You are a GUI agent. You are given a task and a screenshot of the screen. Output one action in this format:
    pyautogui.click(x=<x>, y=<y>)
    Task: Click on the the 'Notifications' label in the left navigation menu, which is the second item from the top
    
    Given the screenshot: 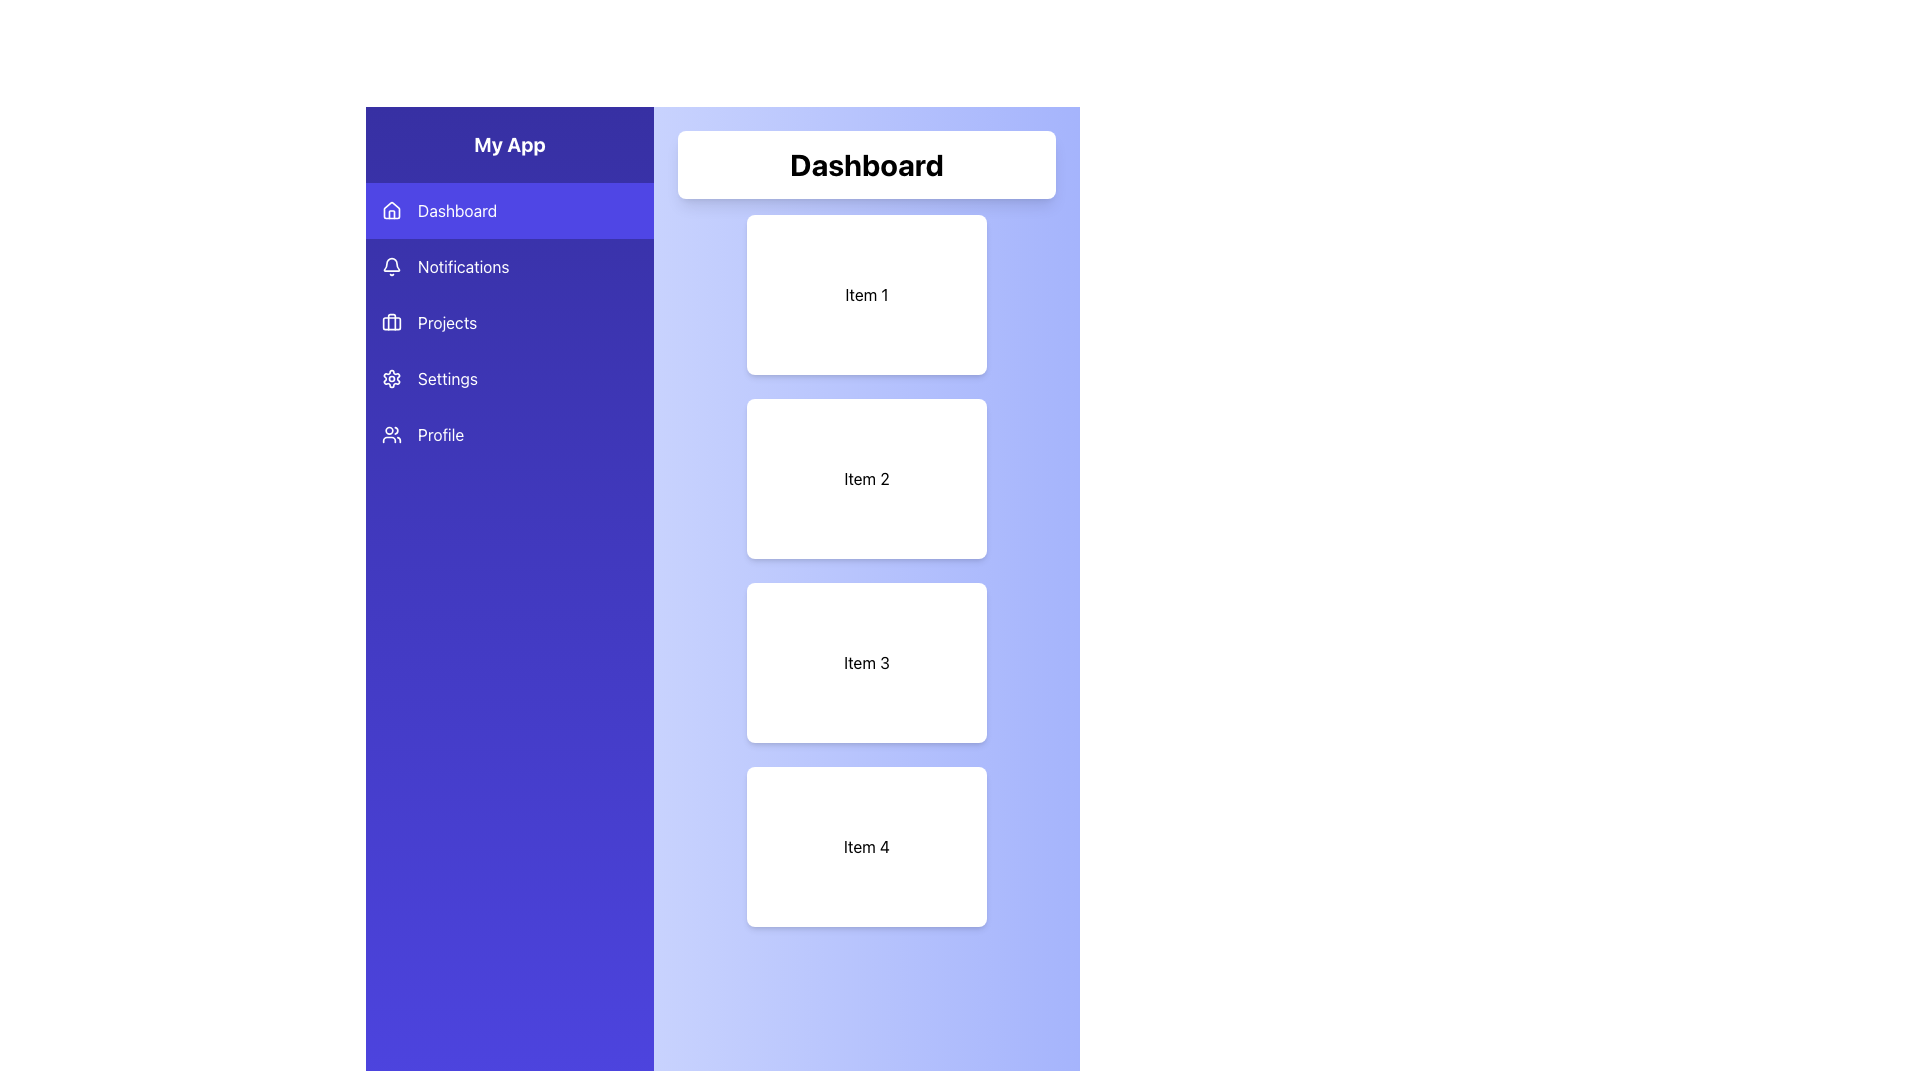 What is the action you would take?
    pyautogui.click(x=462, y=265)
    